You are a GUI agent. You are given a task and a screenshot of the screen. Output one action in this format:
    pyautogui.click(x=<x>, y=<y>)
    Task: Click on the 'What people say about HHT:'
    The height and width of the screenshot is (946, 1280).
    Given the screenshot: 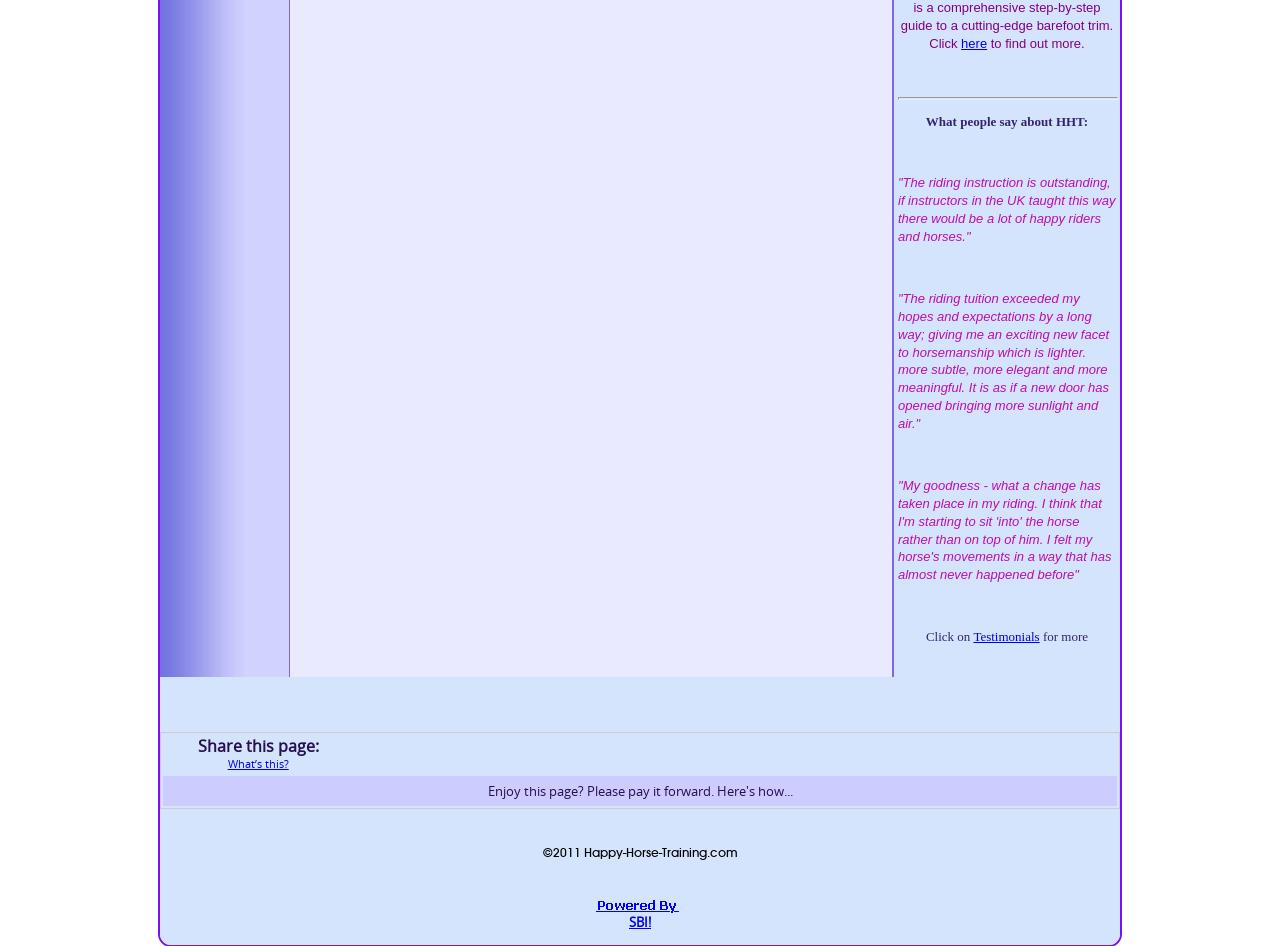 What is the action you would take?
    pyautogui.click(x=924, y=119)
    